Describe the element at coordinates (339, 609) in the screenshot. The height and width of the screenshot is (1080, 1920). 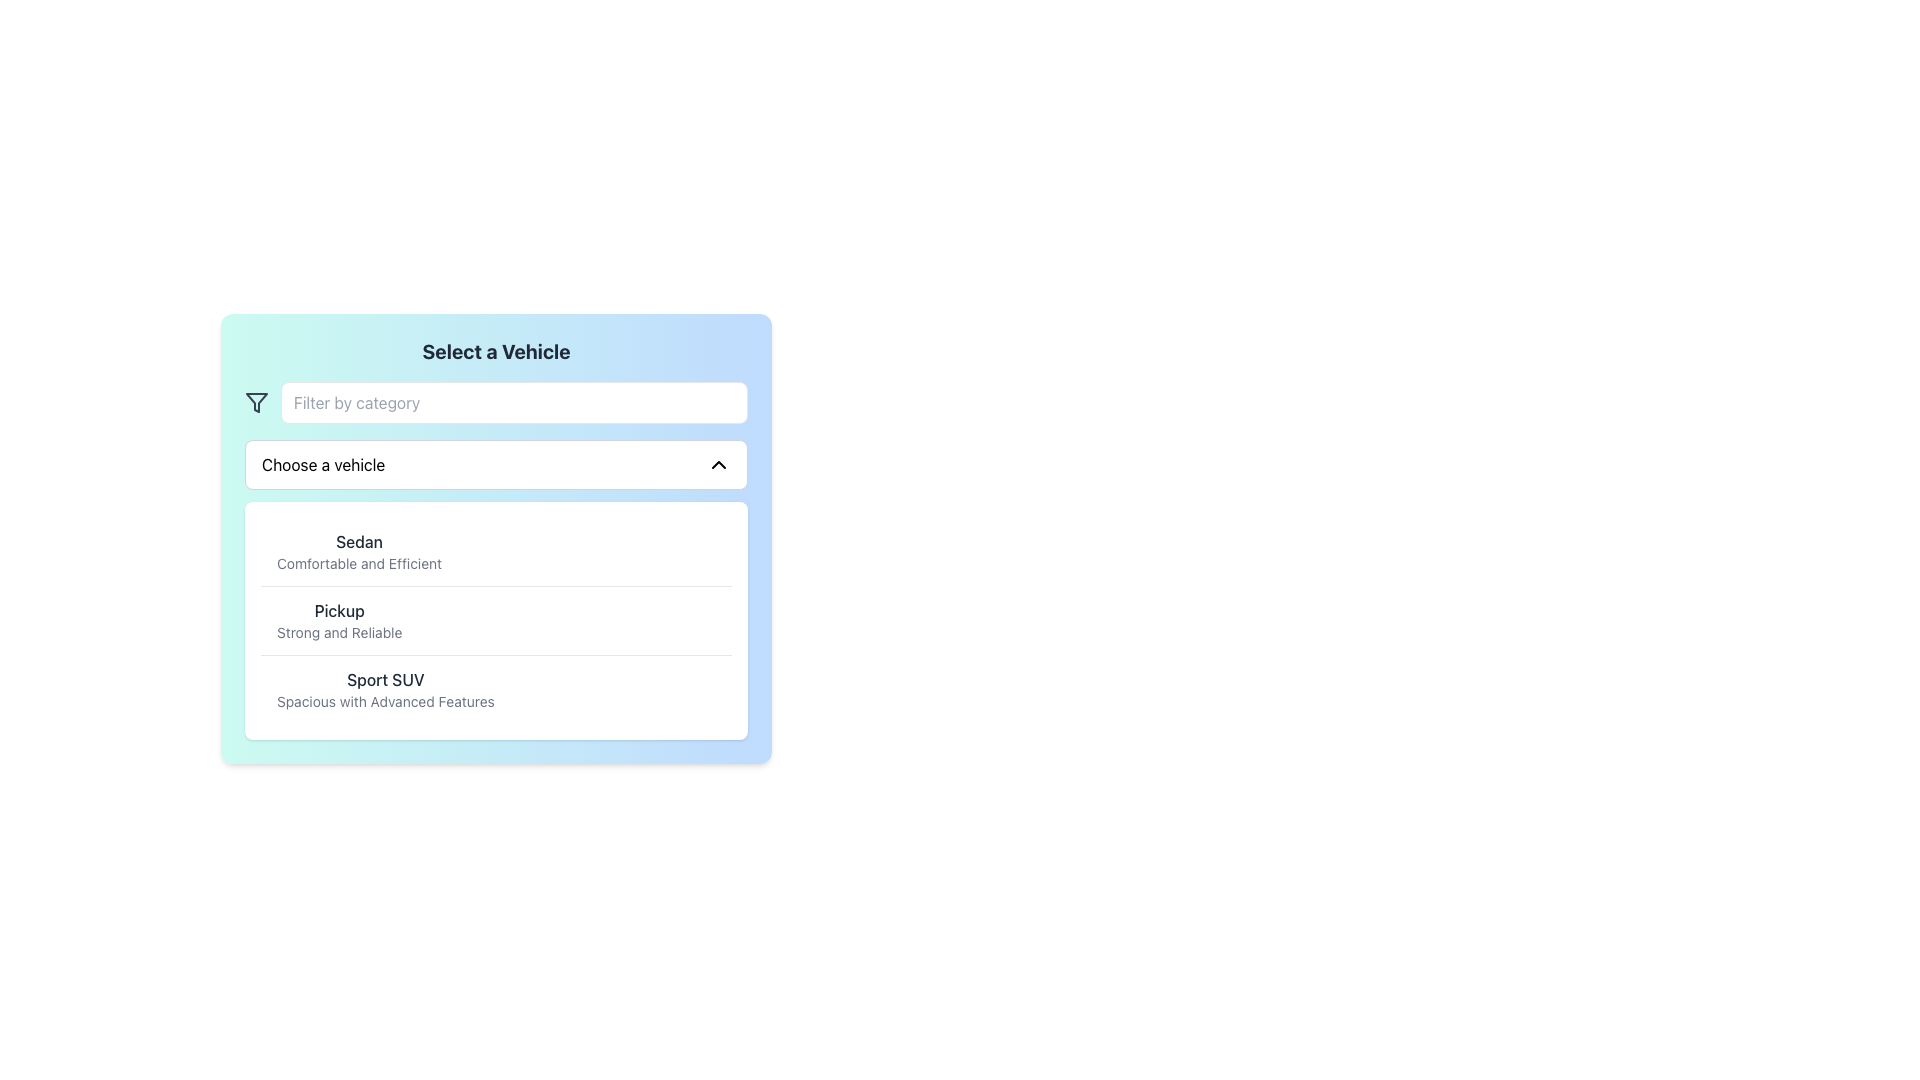
I see `'Pickup' text label which is displayed in a medium-sized dark gray font, positioned above the 'Strong and Reliable' description` at that location.